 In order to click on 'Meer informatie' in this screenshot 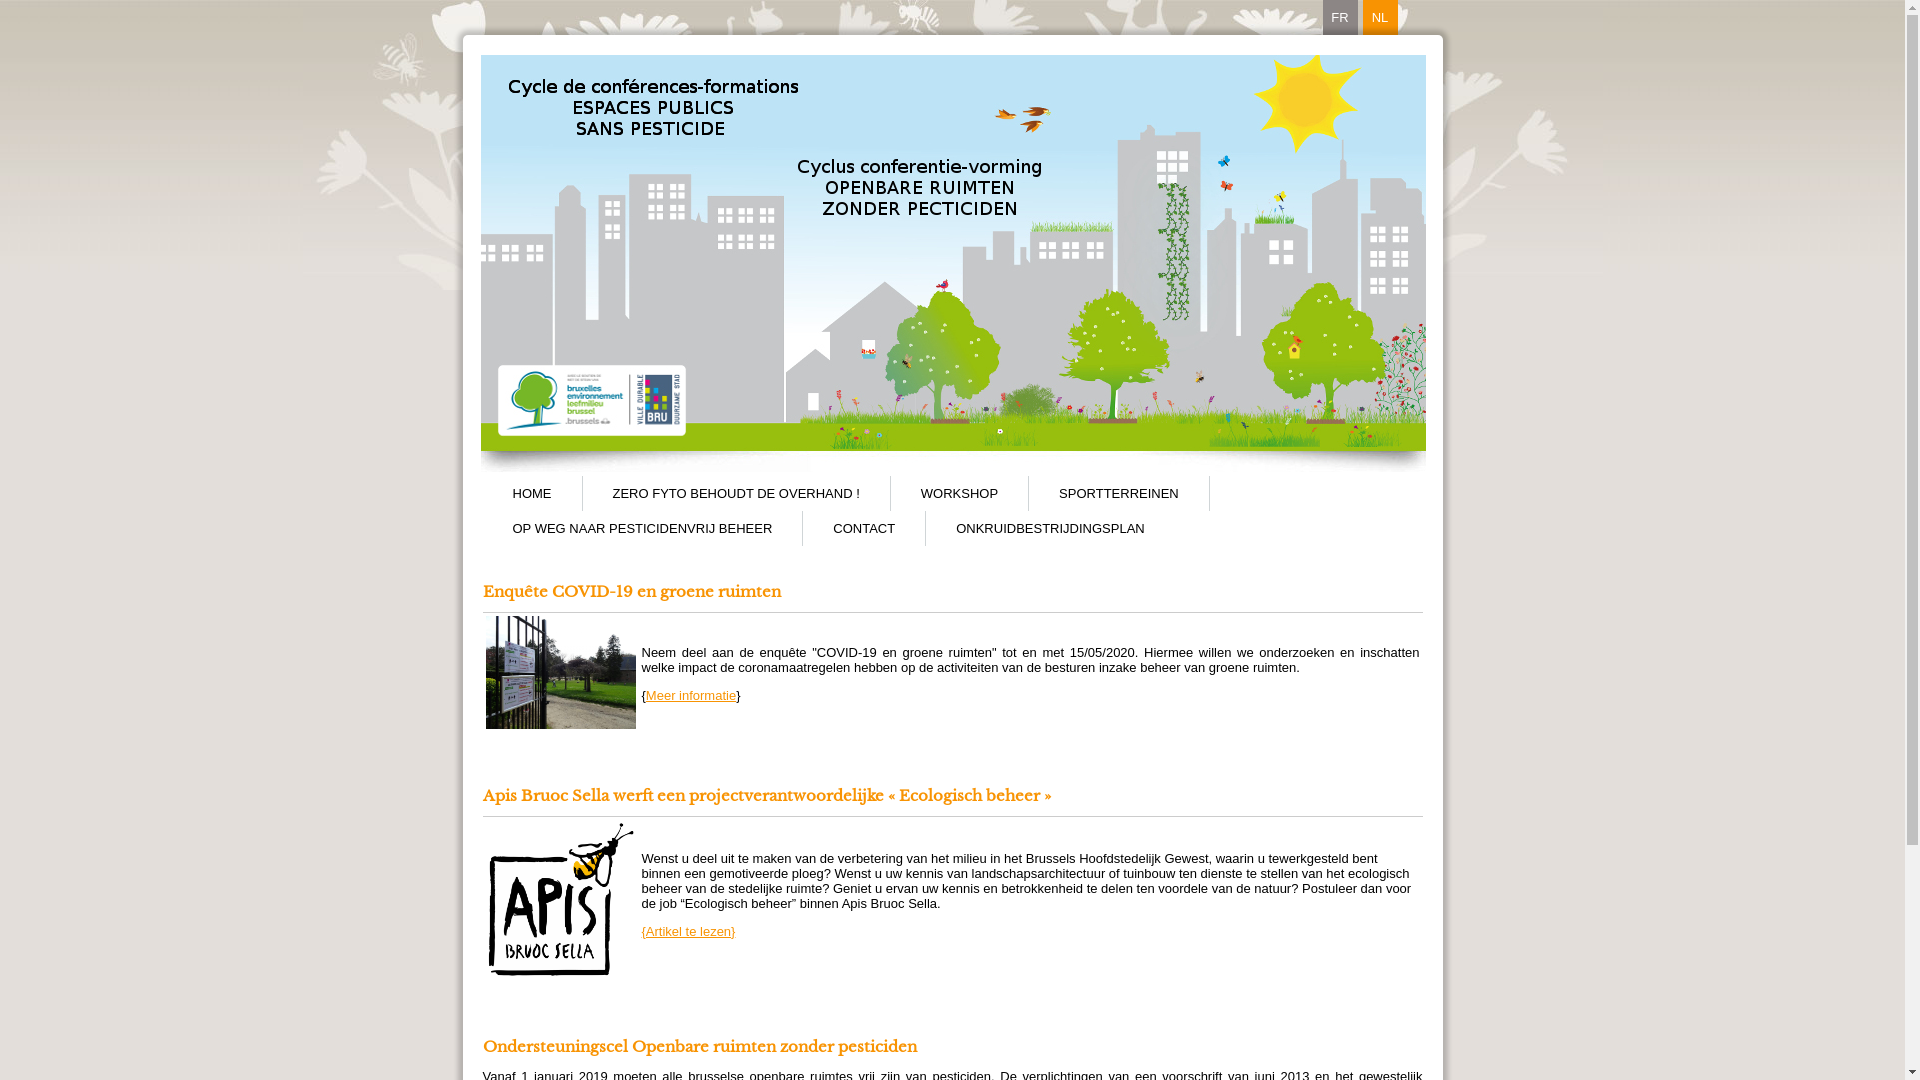, I will do `click(691, 694)`.